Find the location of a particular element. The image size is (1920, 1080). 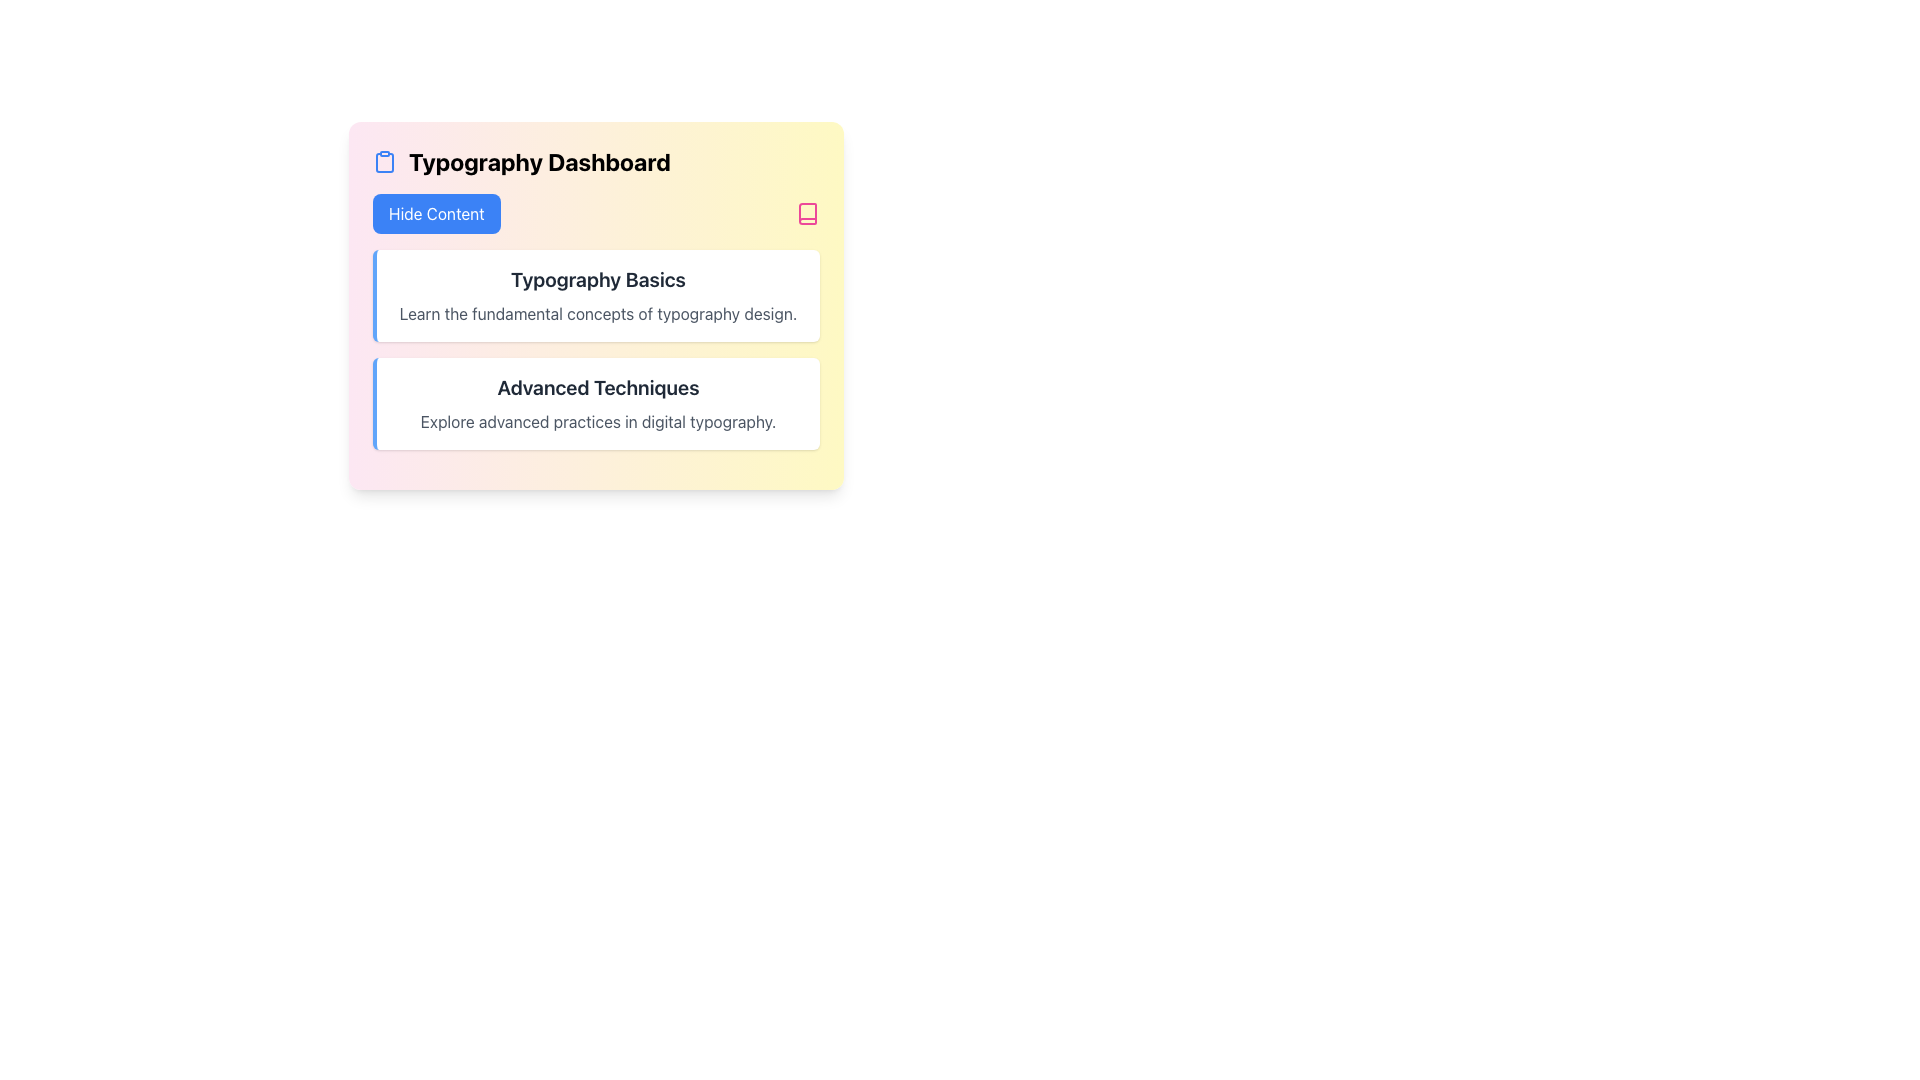

the Informative Section titled 'Typography Basics', which contains a subtitle about fundamental concepts of typography design is located at coordinates (595, 320).